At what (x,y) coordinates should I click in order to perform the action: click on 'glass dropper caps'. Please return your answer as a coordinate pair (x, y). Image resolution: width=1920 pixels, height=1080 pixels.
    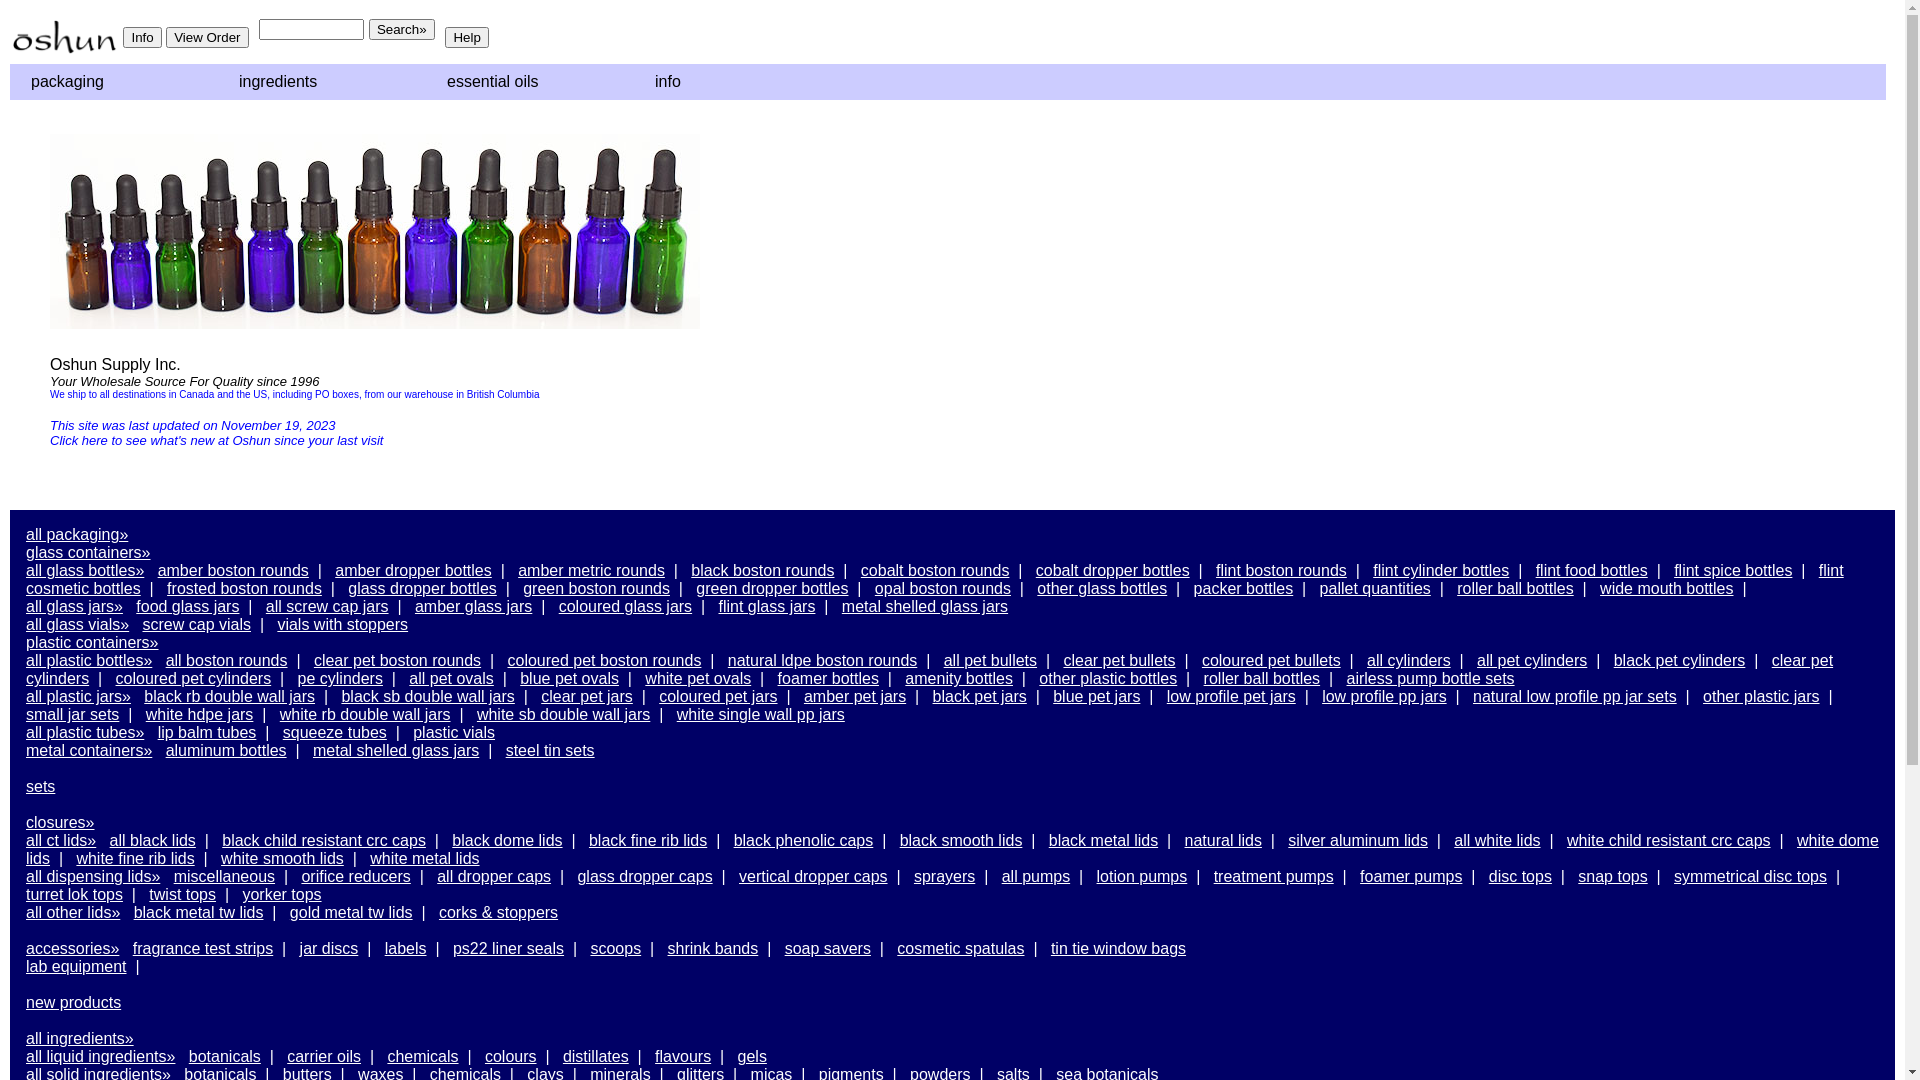
    Looking at the image, I should click on (644, 875).